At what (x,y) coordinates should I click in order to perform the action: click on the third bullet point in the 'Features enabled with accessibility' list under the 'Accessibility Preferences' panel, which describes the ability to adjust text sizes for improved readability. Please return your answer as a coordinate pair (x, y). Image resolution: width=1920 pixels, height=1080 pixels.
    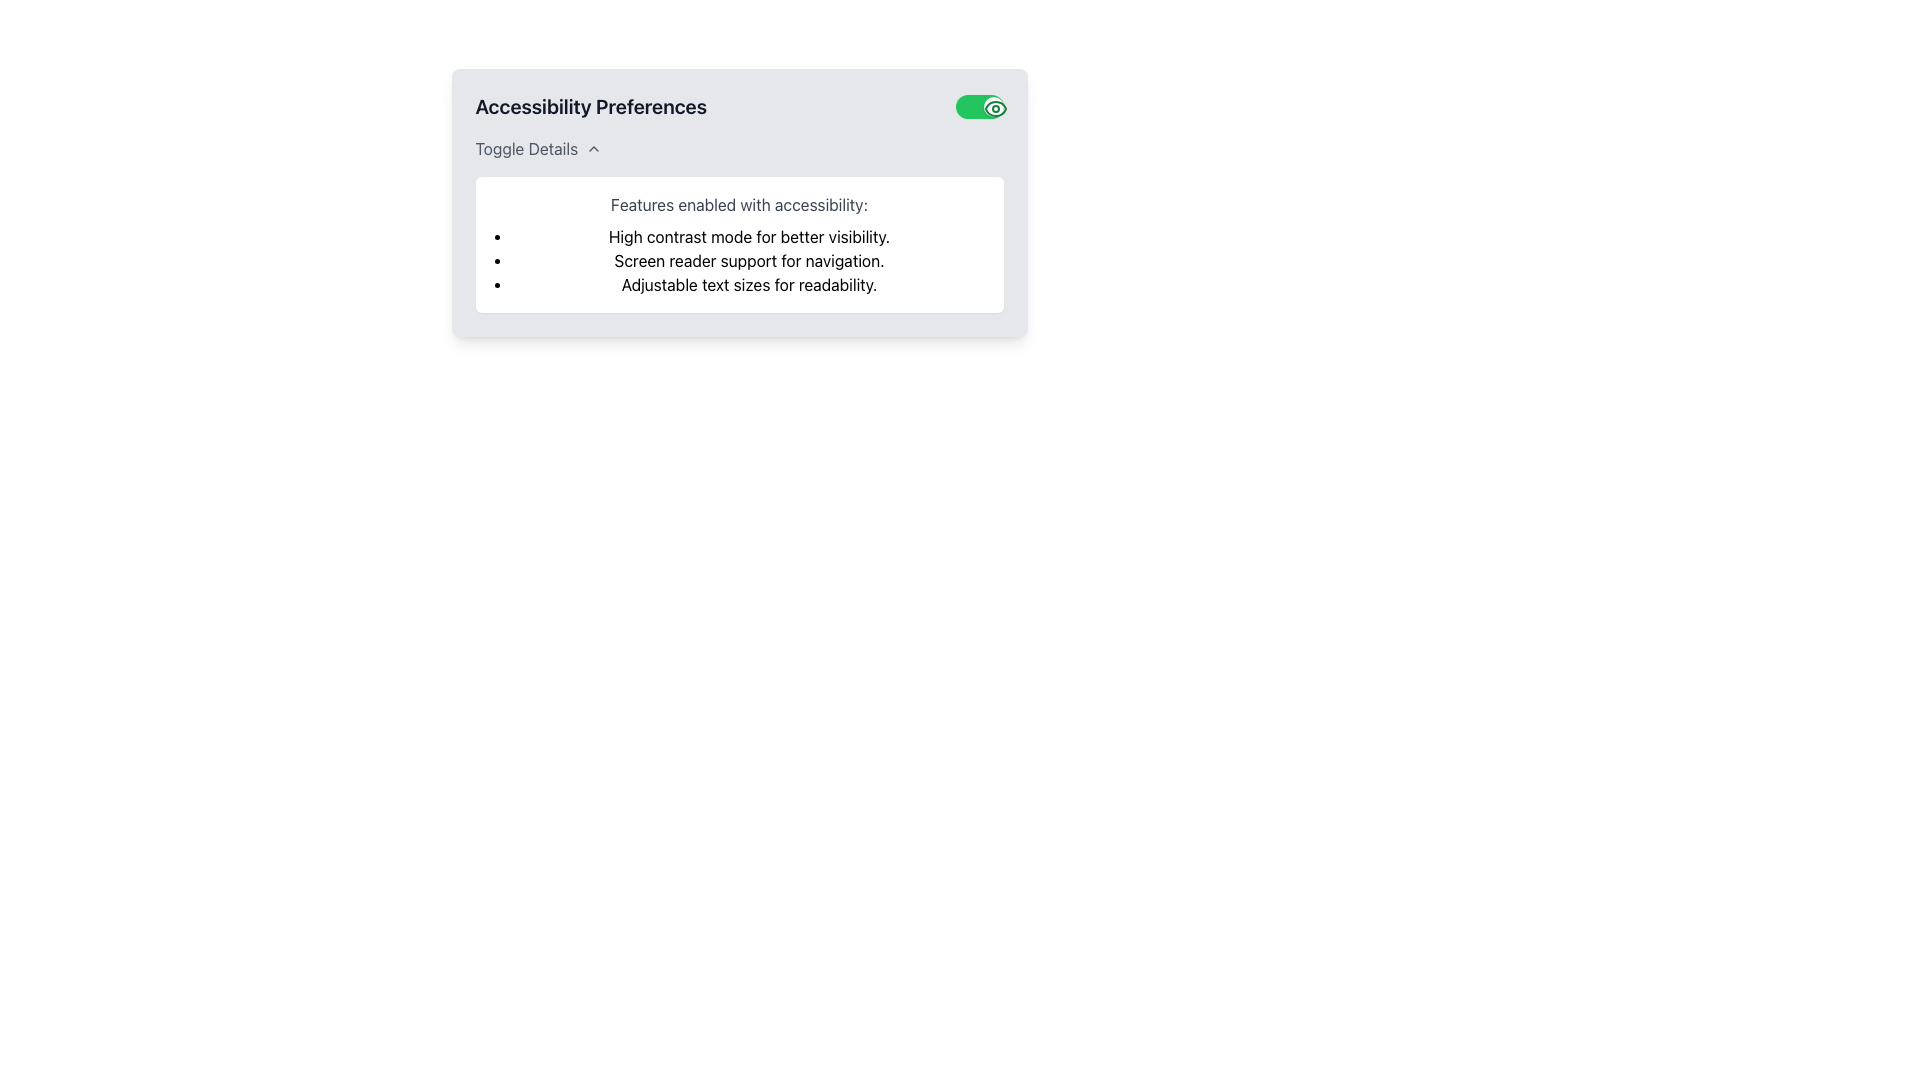
    Looking at the image, I should click on (748, 285).